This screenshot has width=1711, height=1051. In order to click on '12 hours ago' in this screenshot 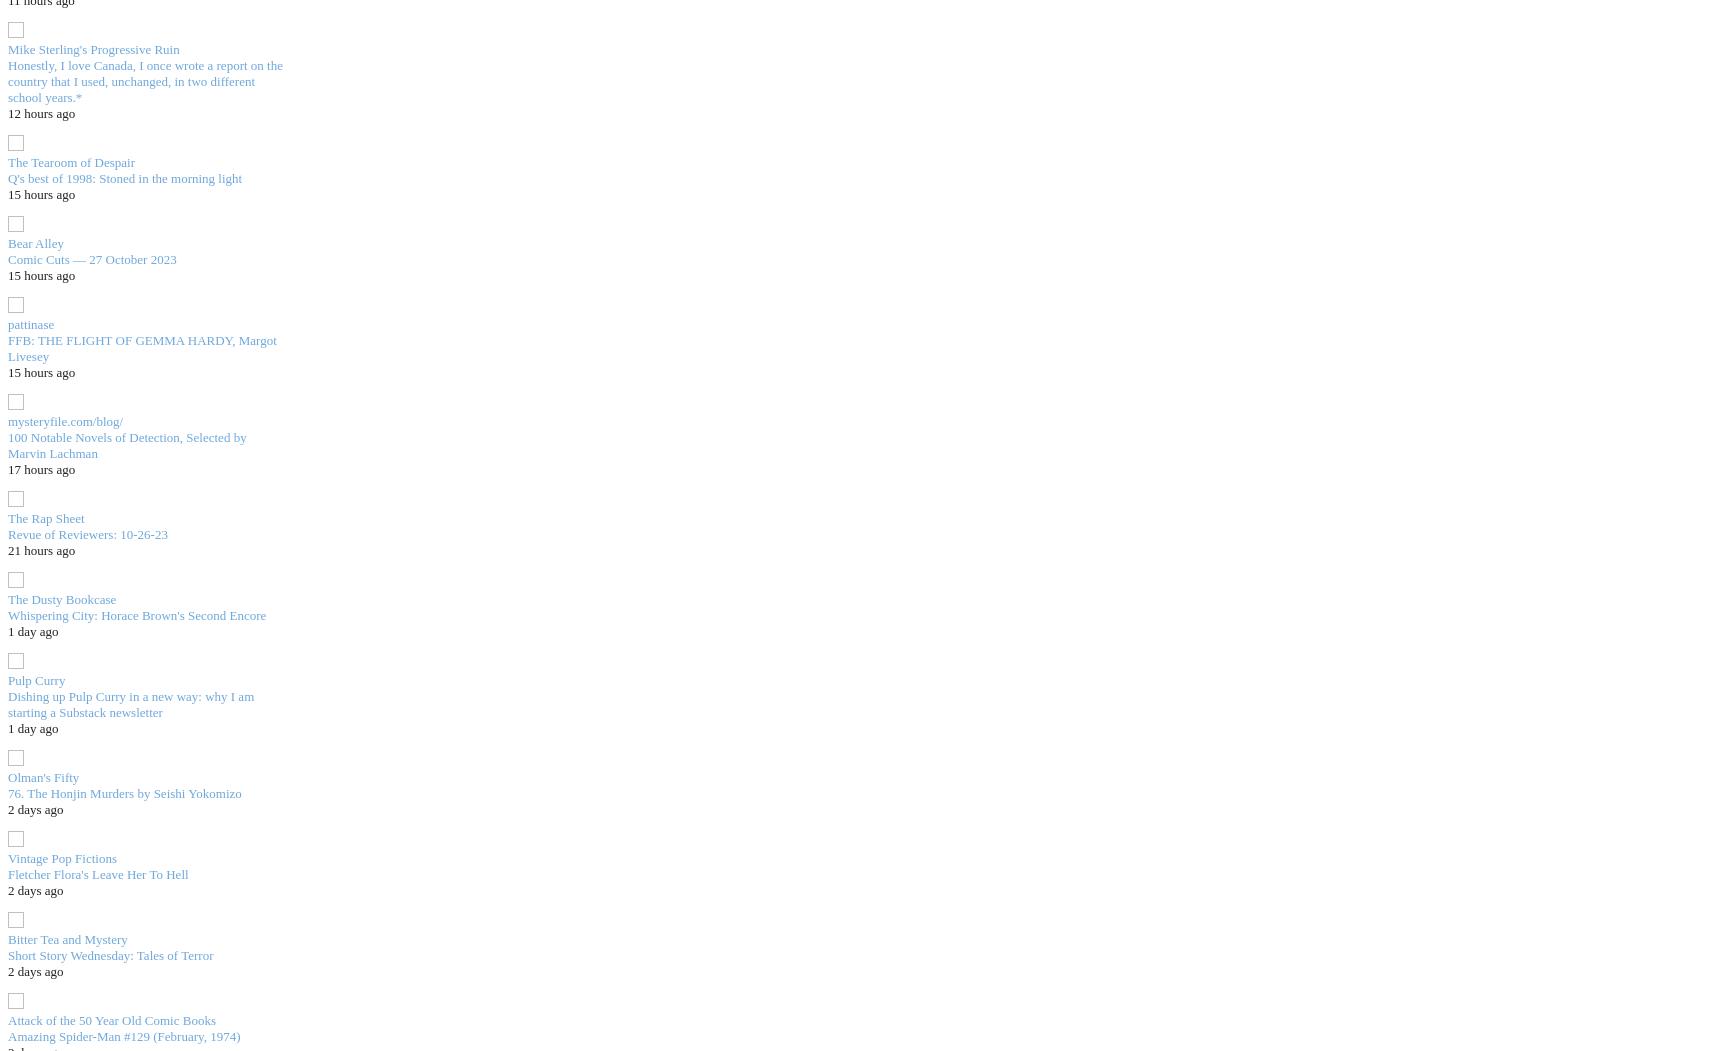, I will do `click(40, 112)`.